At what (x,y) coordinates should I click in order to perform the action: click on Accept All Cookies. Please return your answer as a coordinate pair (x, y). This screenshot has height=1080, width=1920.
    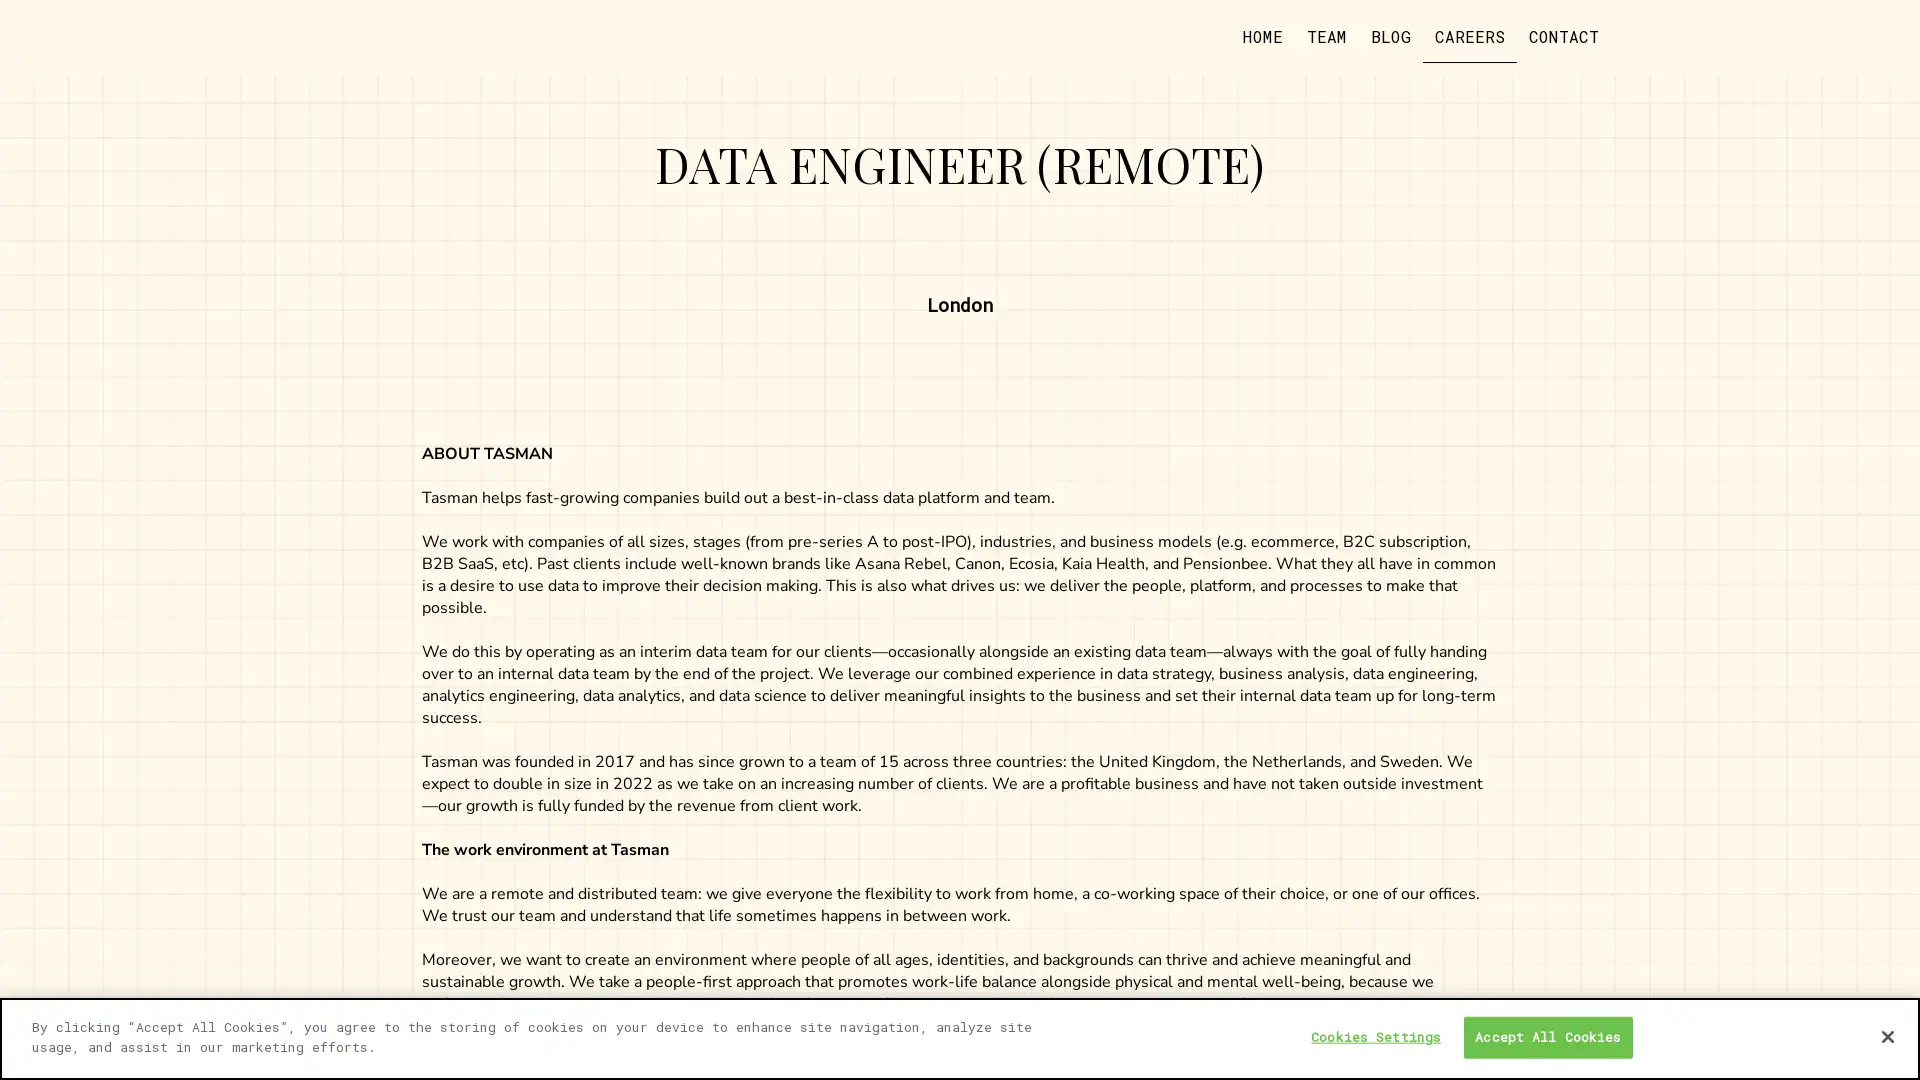
    Looking at the image, I should click on (1546, 1036).